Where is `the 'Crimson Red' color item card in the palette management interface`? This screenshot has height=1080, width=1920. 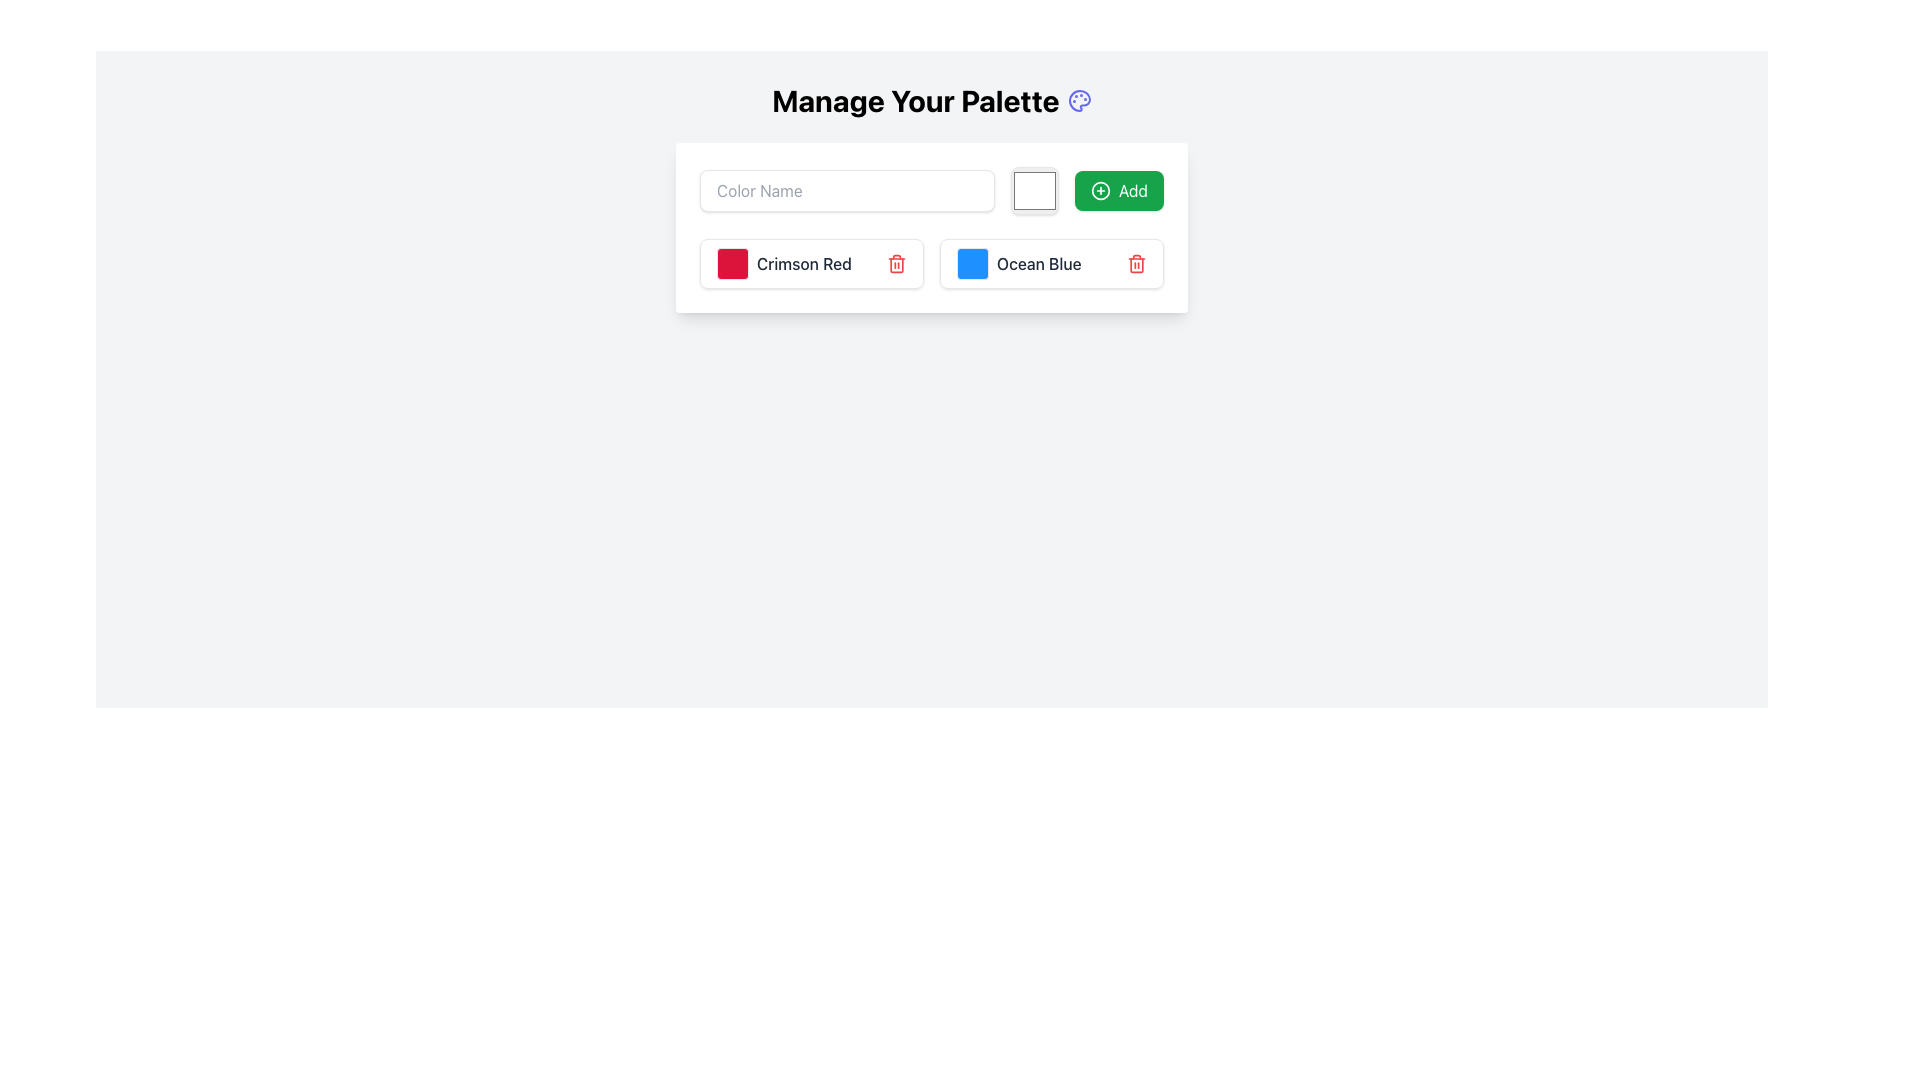
the 'Crimson Red' color item card in the palette management interface is located at coordinates (811, 262).